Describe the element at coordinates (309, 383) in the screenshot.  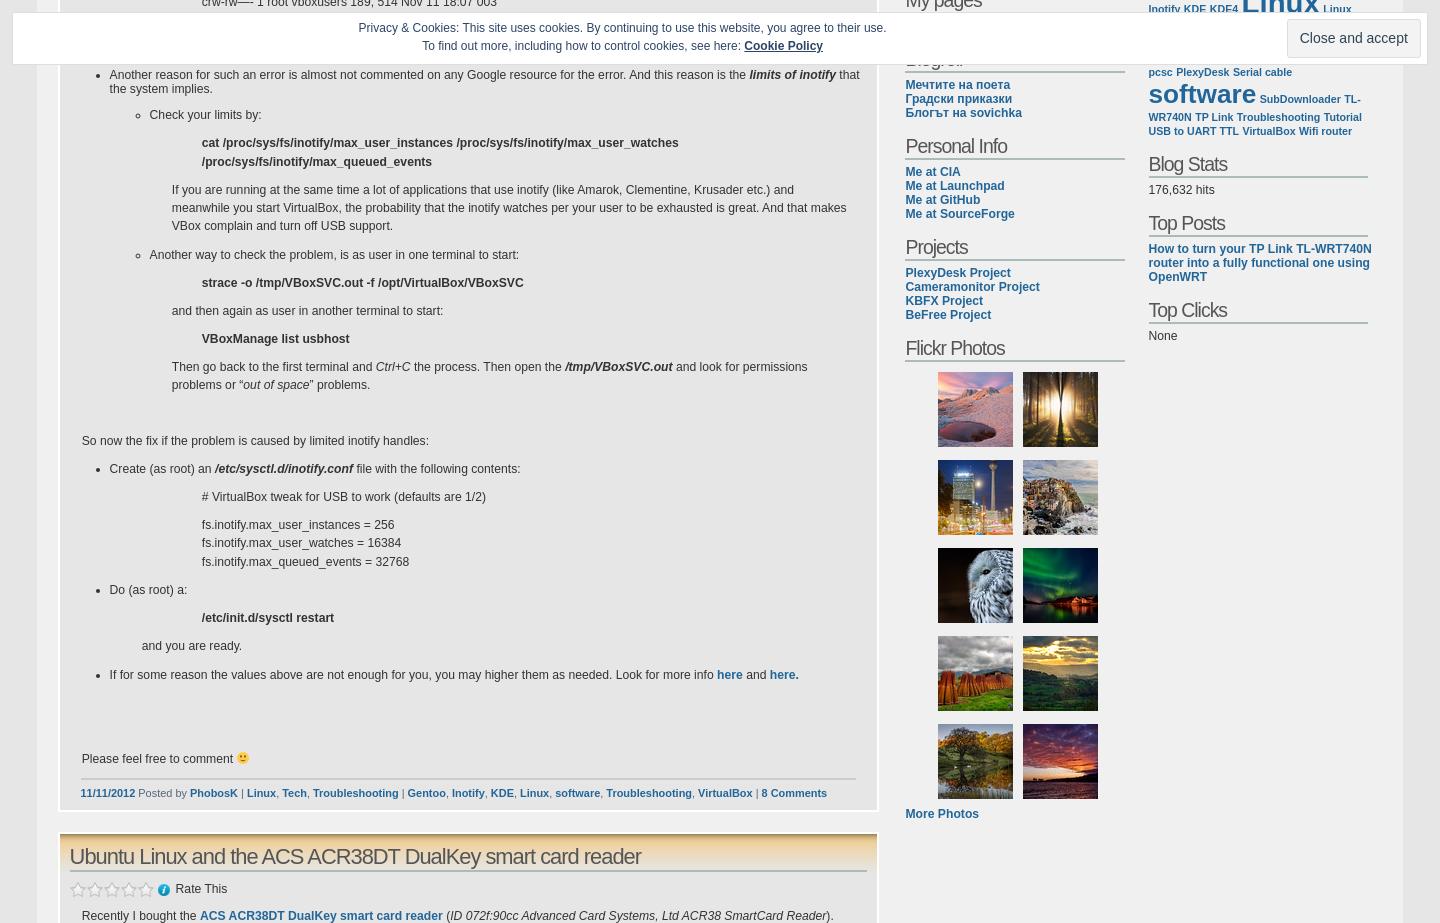
I see `'” problems.'` at that location.